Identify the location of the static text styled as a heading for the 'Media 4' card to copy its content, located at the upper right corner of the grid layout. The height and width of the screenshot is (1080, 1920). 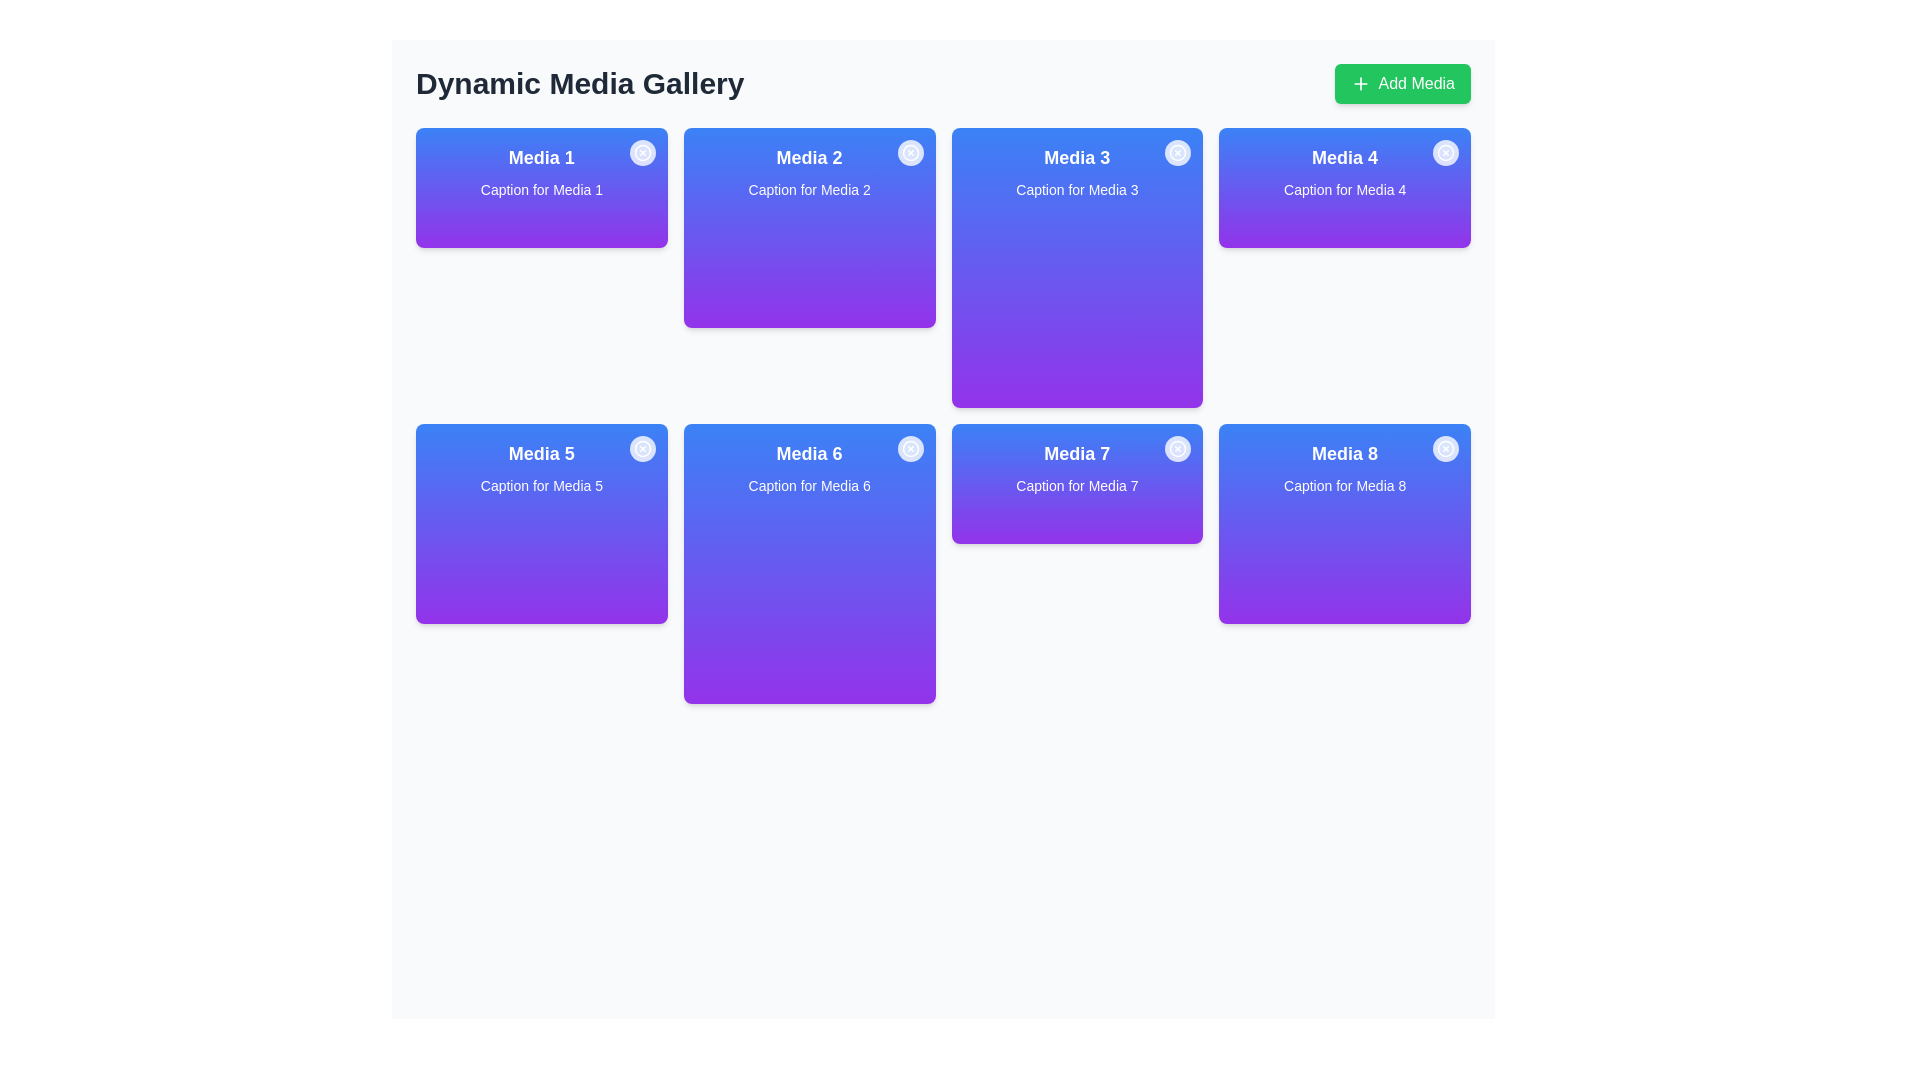
(1345, 157).